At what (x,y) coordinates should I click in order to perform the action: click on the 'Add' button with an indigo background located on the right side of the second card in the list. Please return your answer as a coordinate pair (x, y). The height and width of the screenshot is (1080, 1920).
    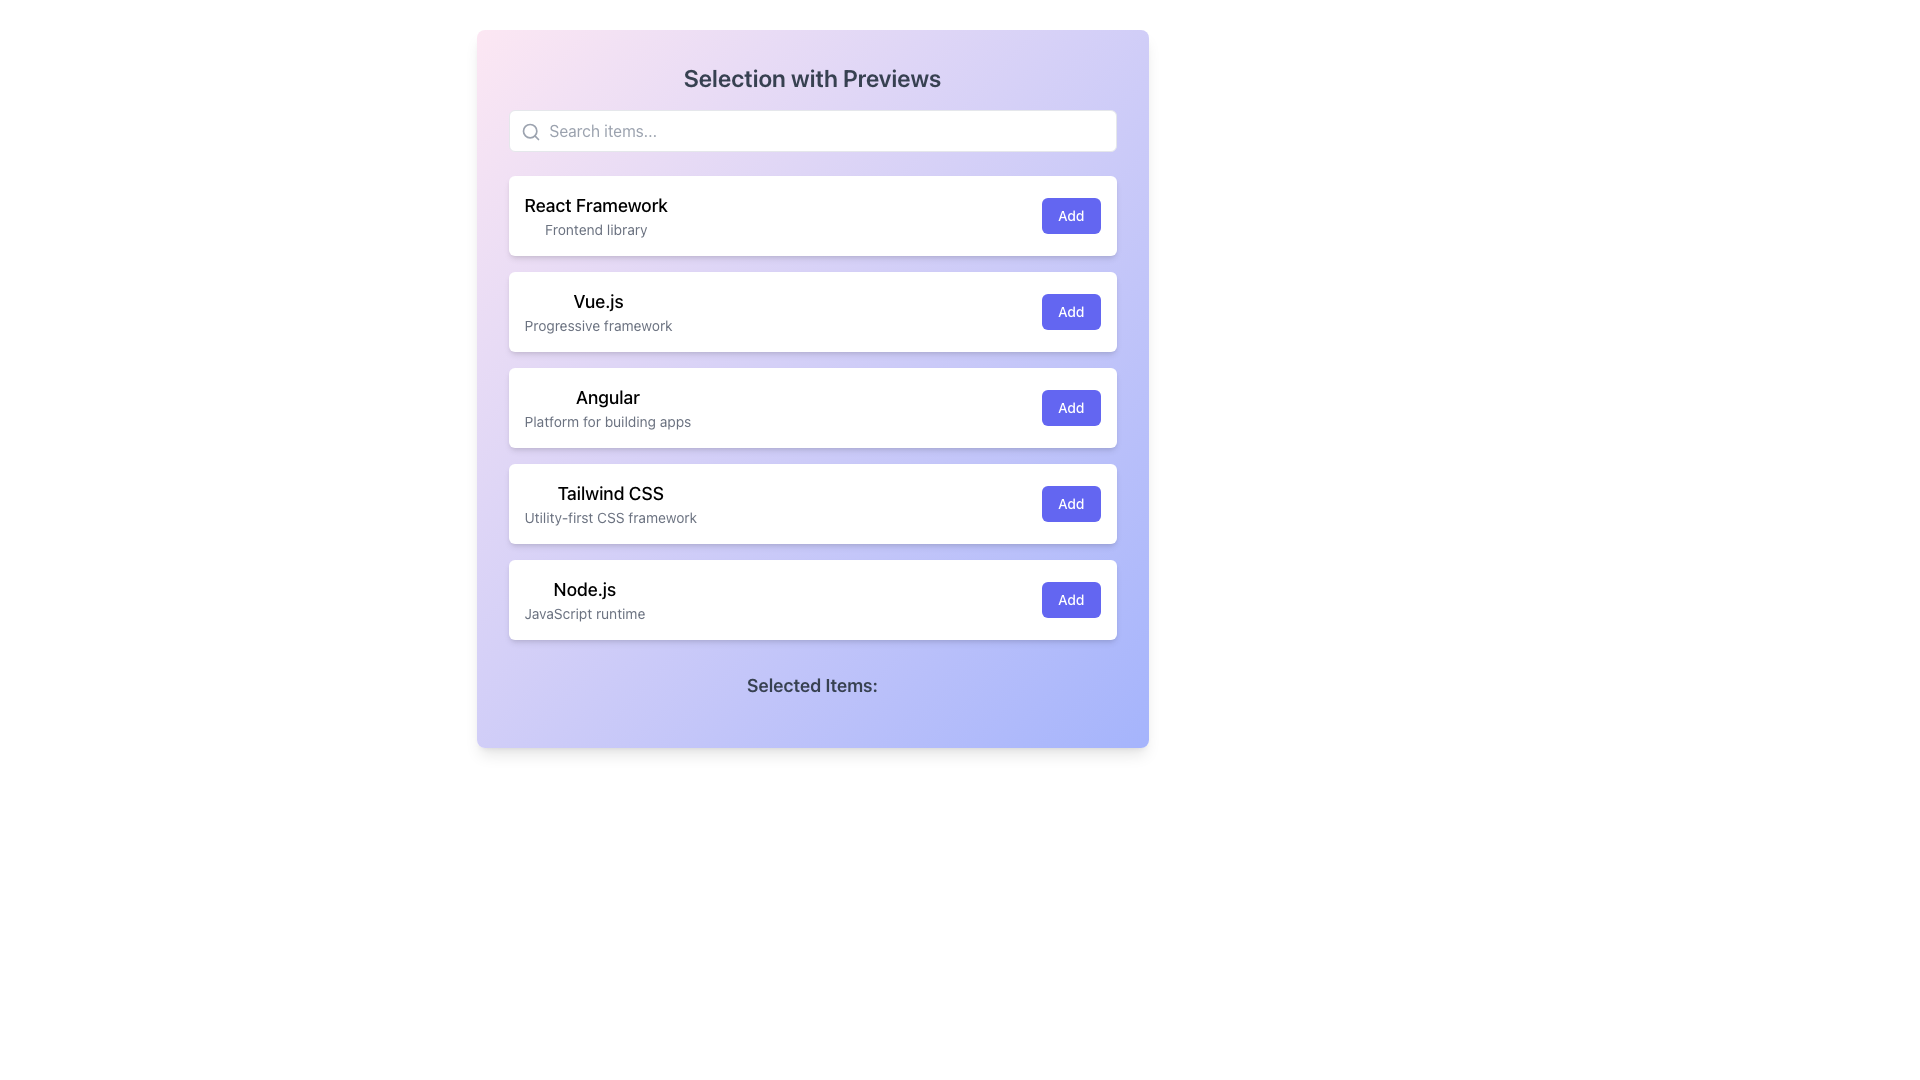
    Looking at the image, I should click on (1070, 312).